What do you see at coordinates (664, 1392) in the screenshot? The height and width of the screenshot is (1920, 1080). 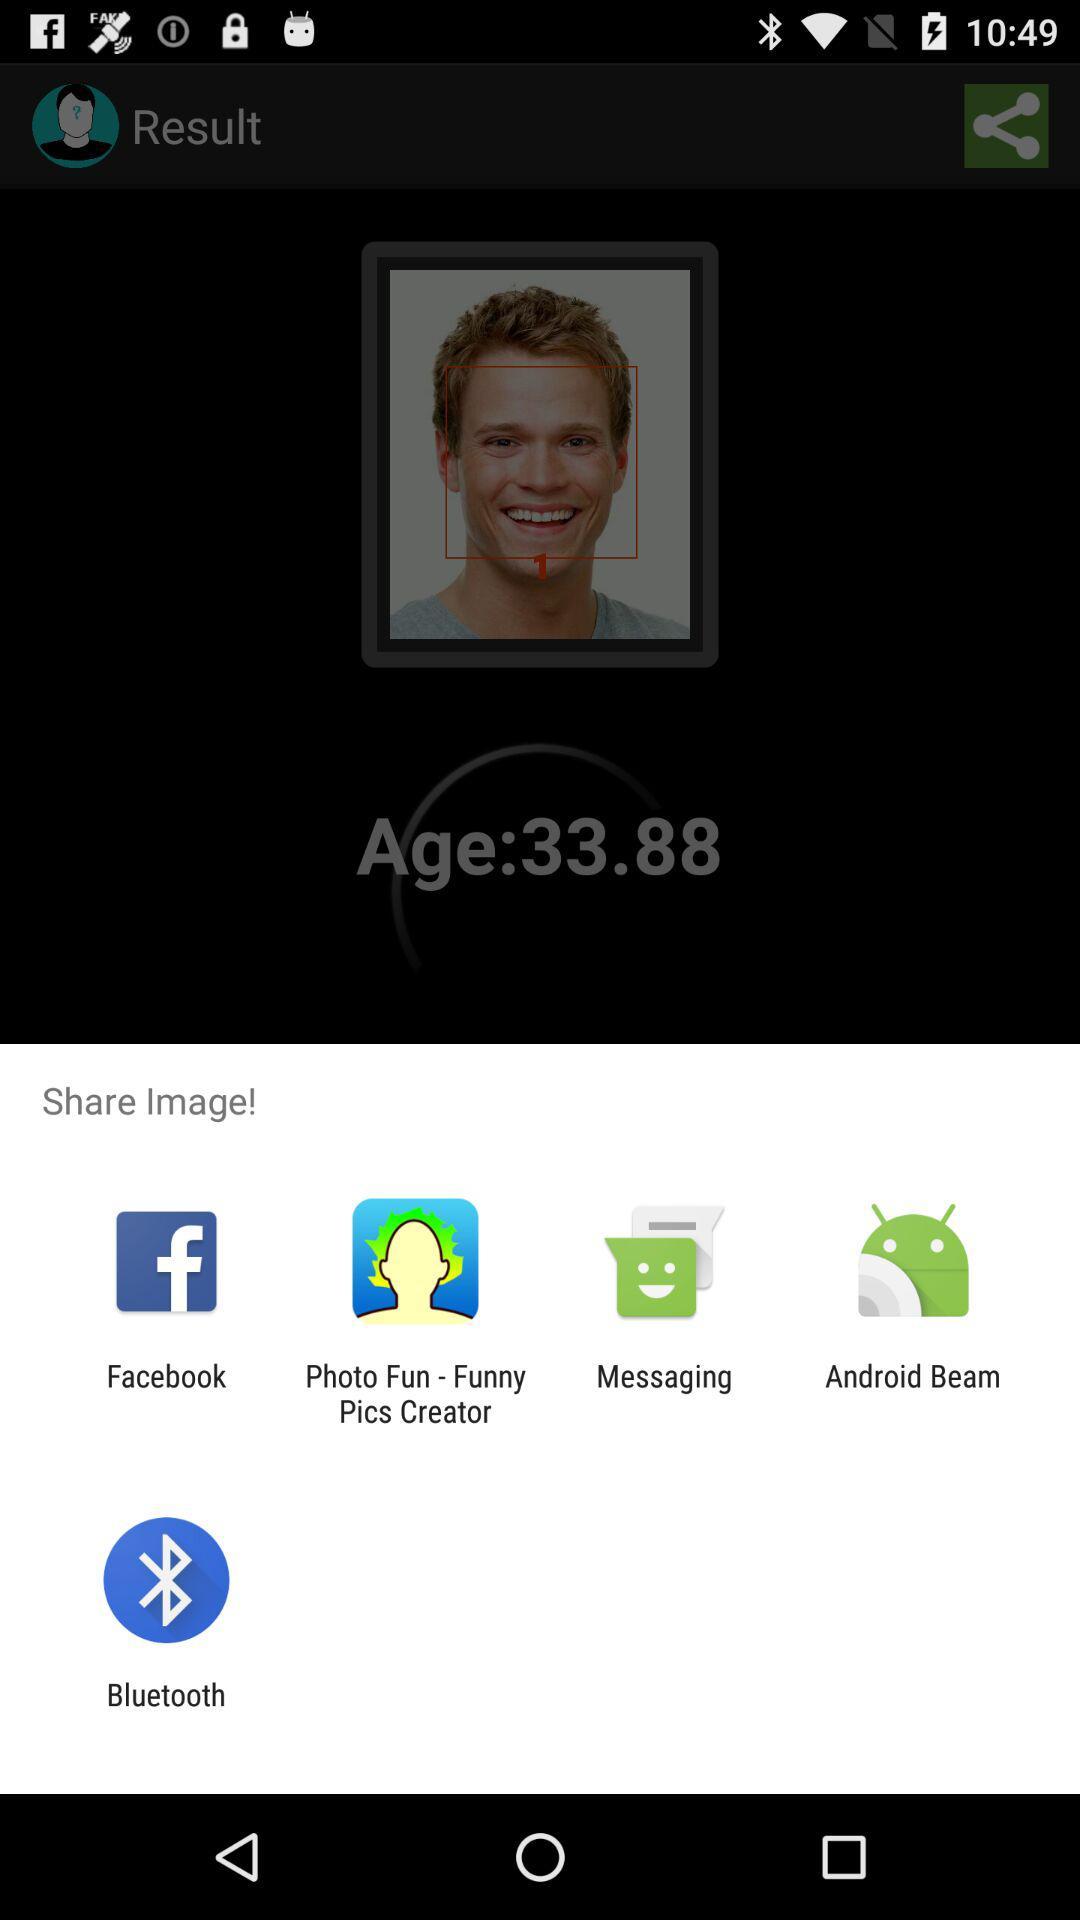 I see `the app to the left of the android beam` at bounding box center [664, 1392].